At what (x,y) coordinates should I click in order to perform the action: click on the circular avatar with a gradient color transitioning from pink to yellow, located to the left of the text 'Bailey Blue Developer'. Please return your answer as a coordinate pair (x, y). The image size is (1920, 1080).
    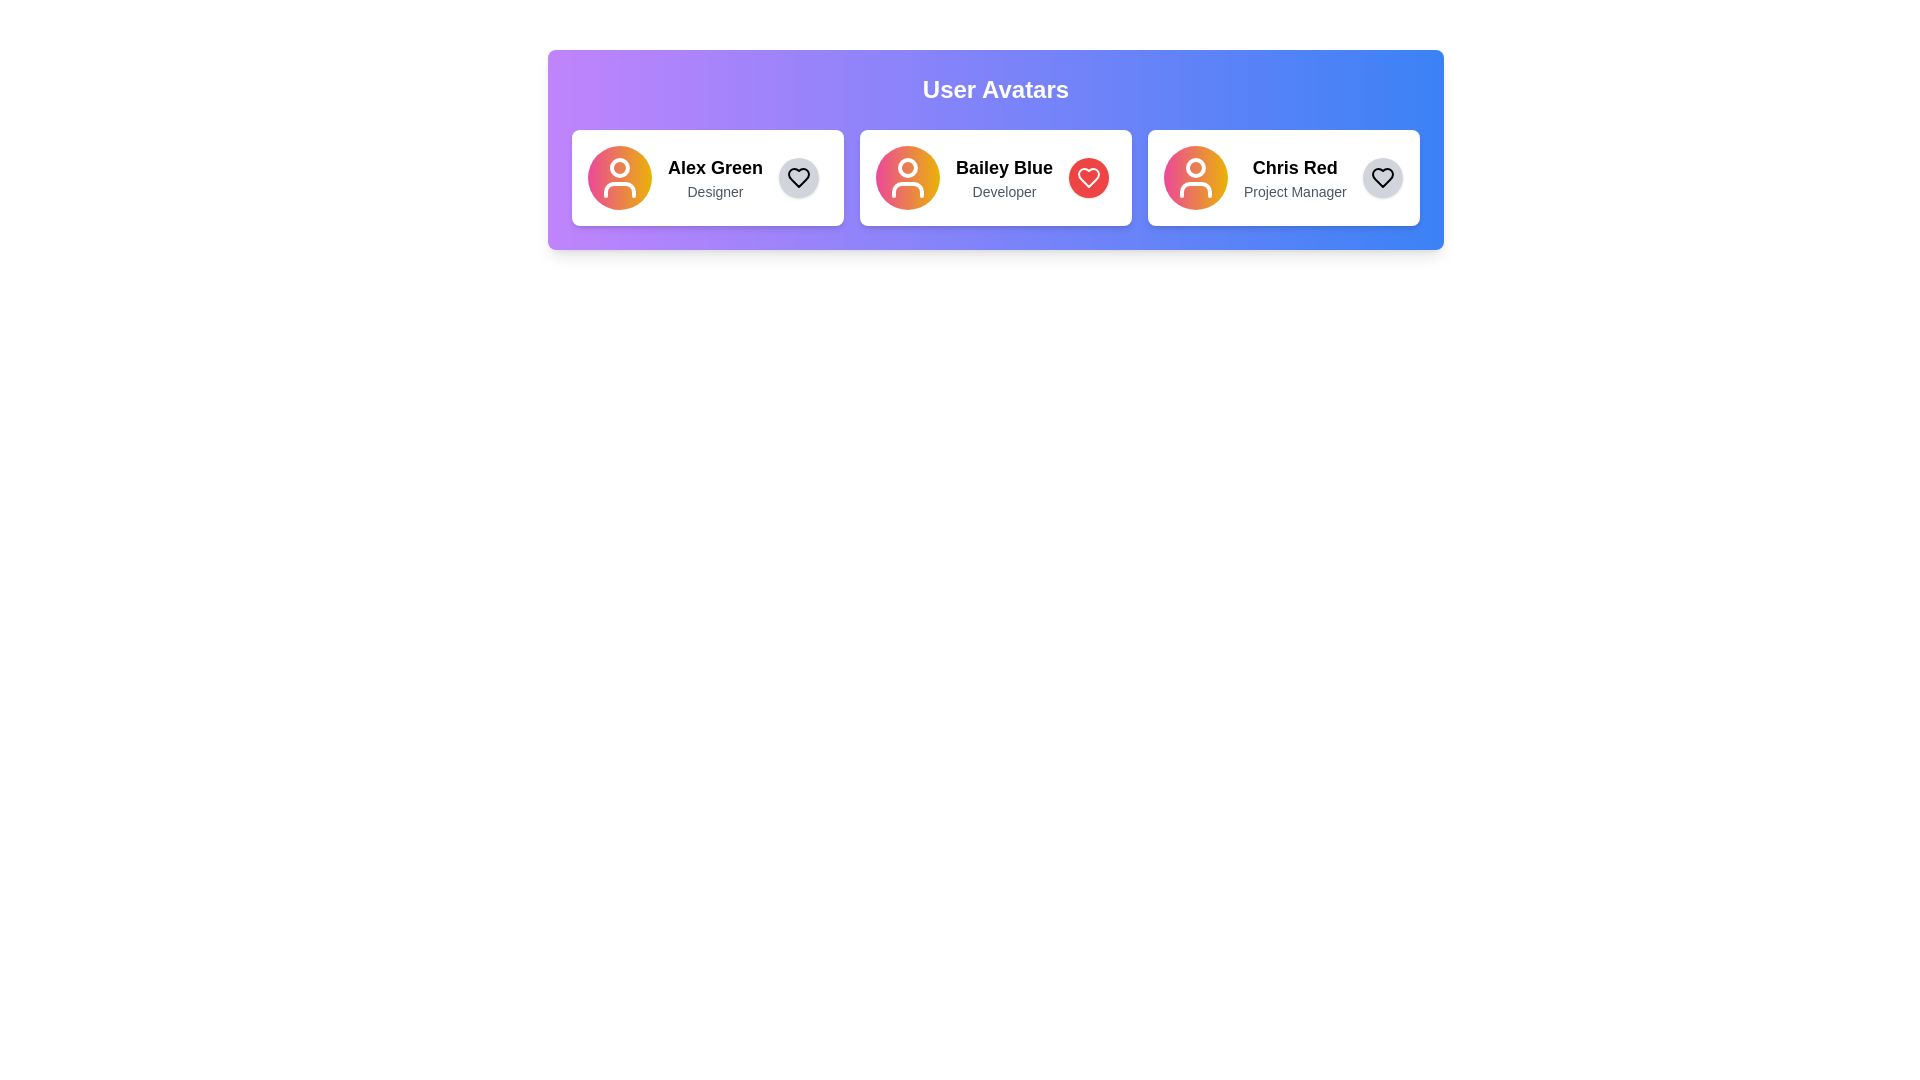
    Looking at the image, I should click on (906, 176).